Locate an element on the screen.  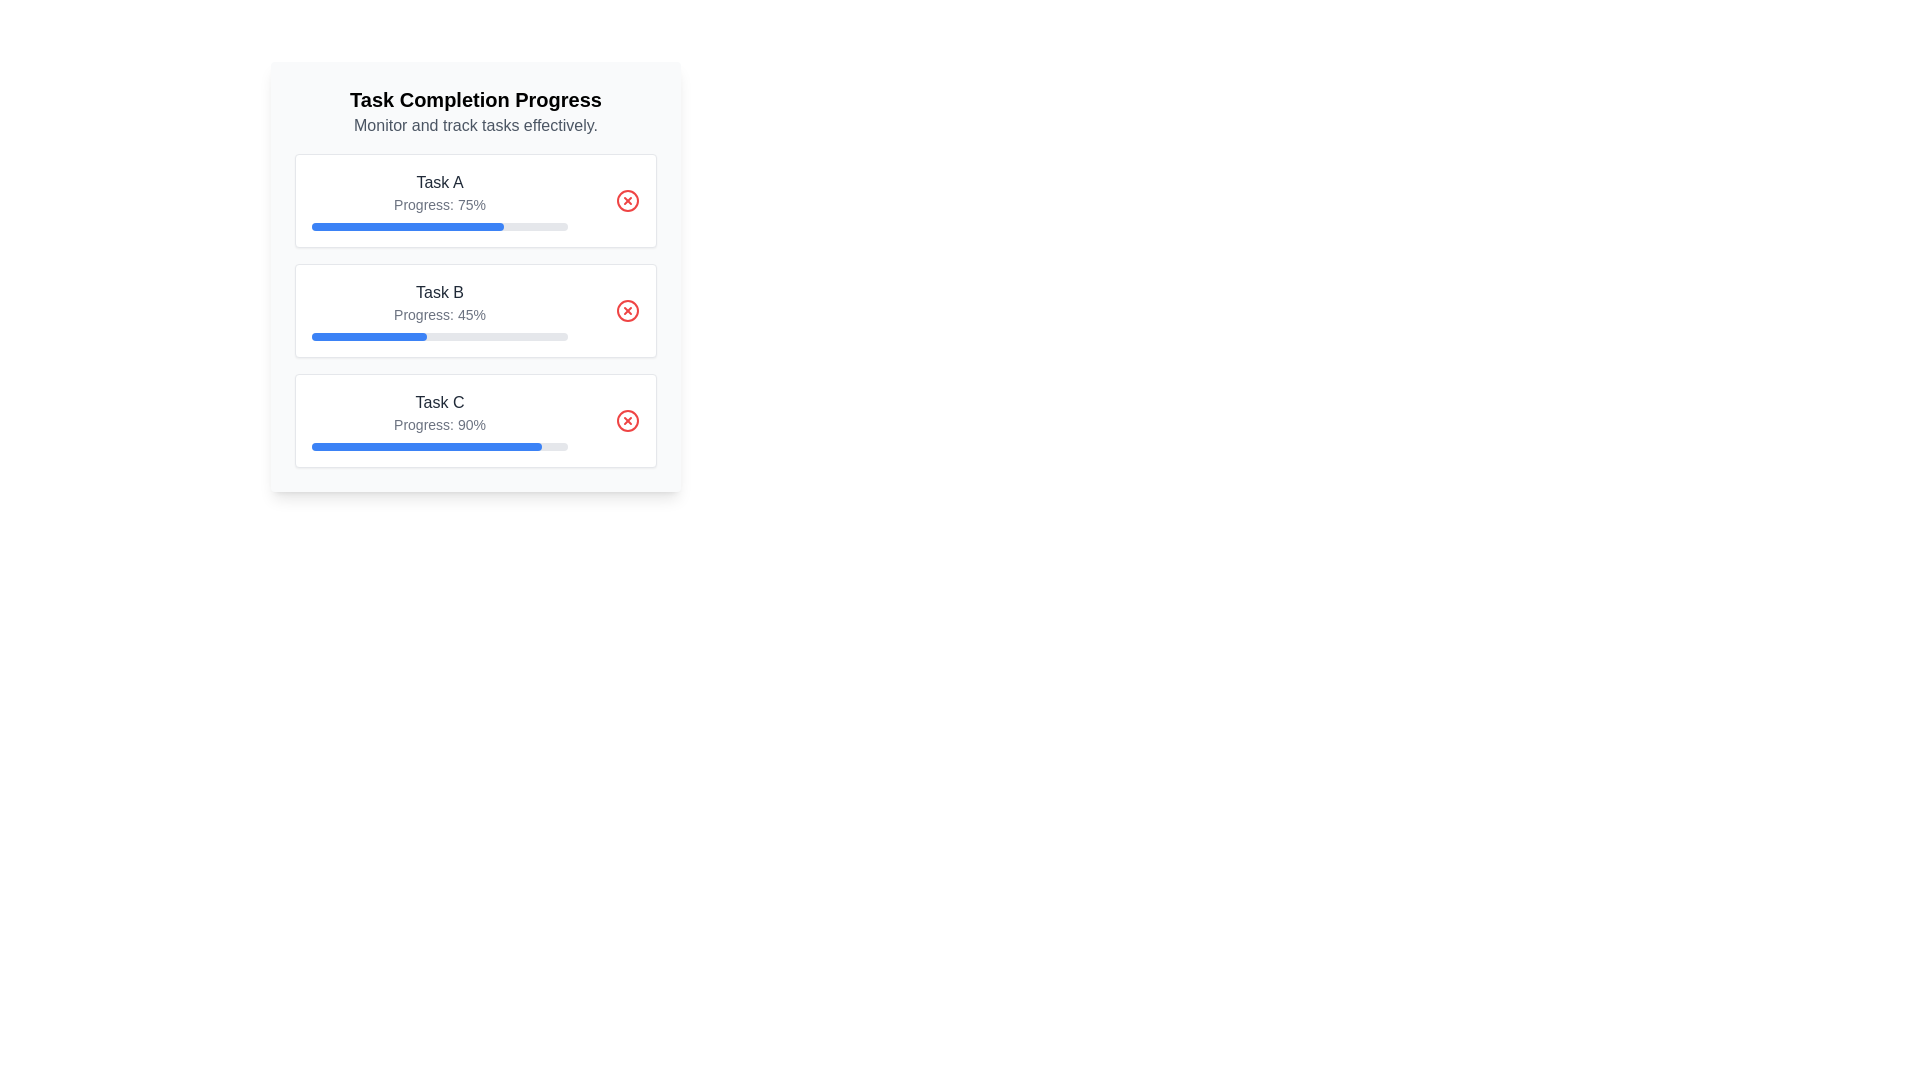
the bold red circular icon button with a cross inside, located at the end of the Task A progress bar is located at coordinates (627, 200).